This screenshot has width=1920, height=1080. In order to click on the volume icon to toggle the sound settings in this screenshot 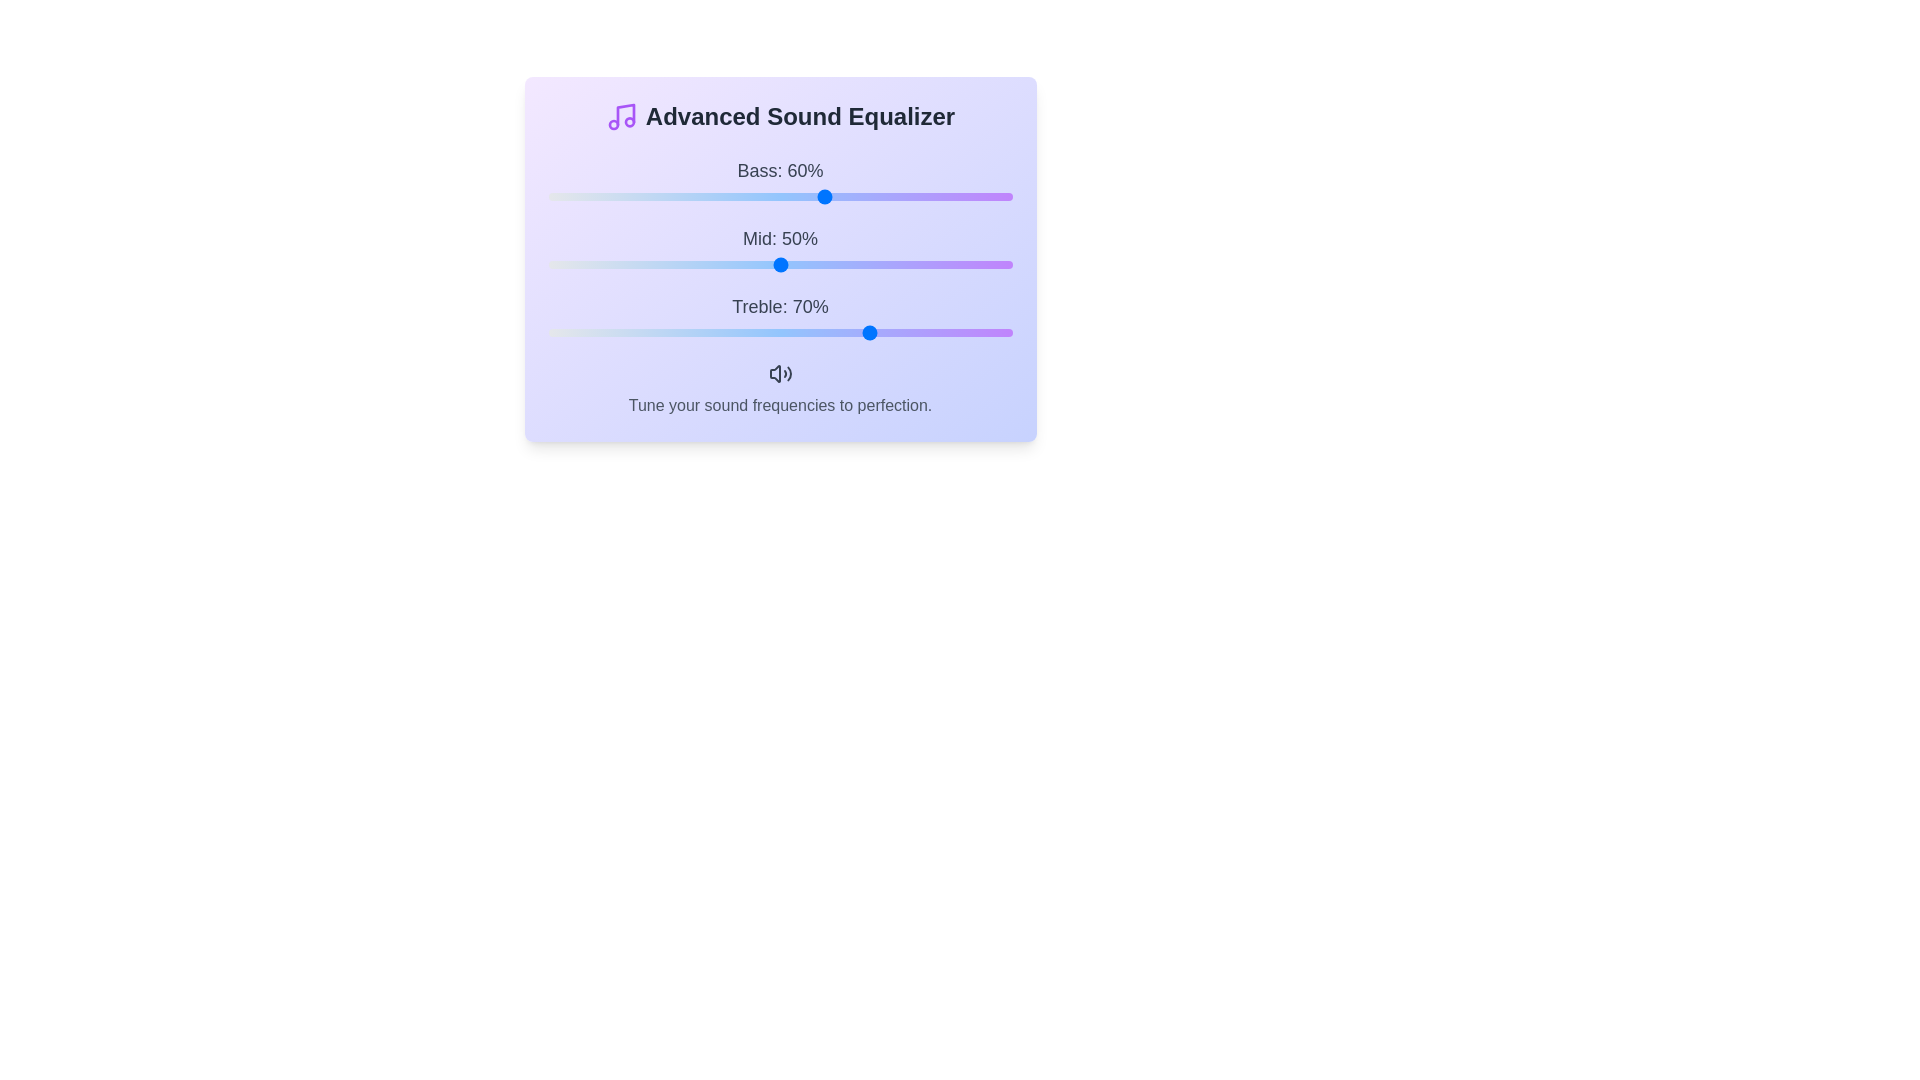, I will do `click(779, 373)`.